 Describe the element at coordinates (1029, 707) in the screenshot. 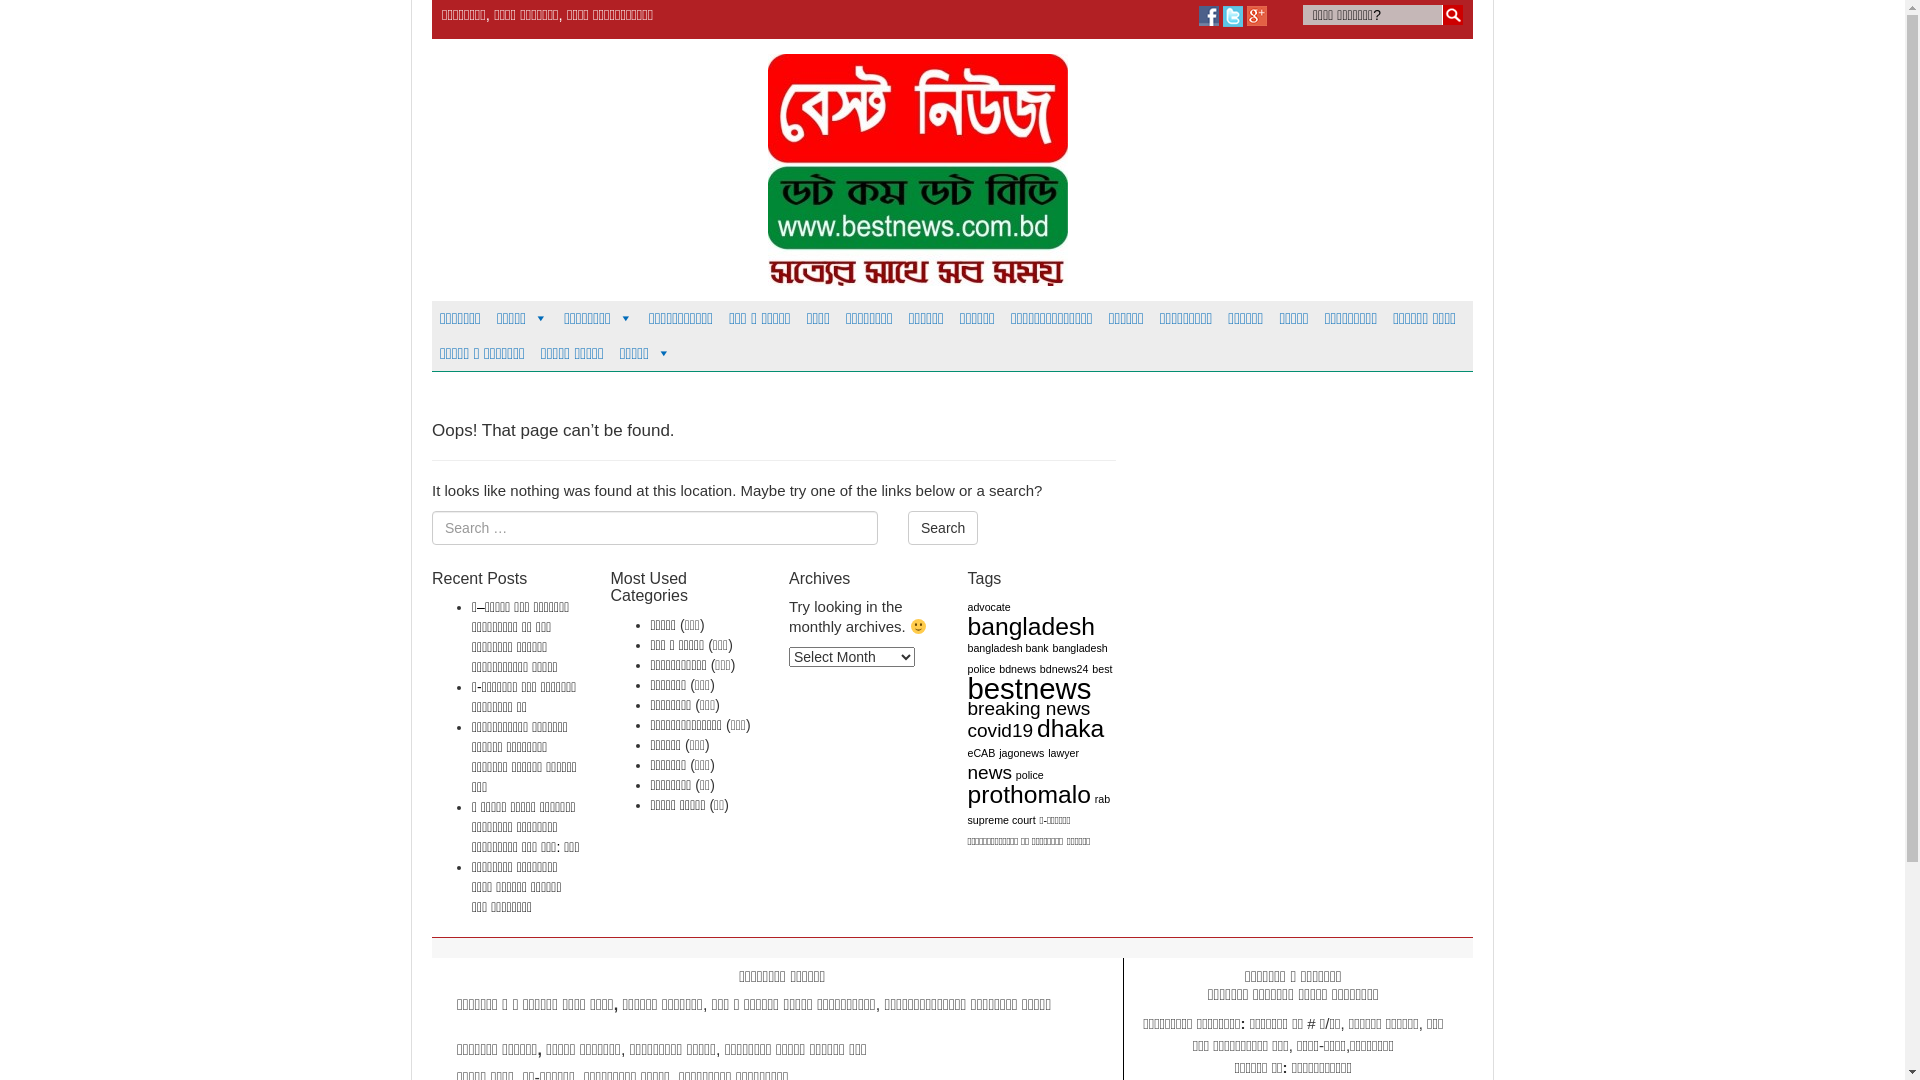

I see `'breaking news'` at that location.